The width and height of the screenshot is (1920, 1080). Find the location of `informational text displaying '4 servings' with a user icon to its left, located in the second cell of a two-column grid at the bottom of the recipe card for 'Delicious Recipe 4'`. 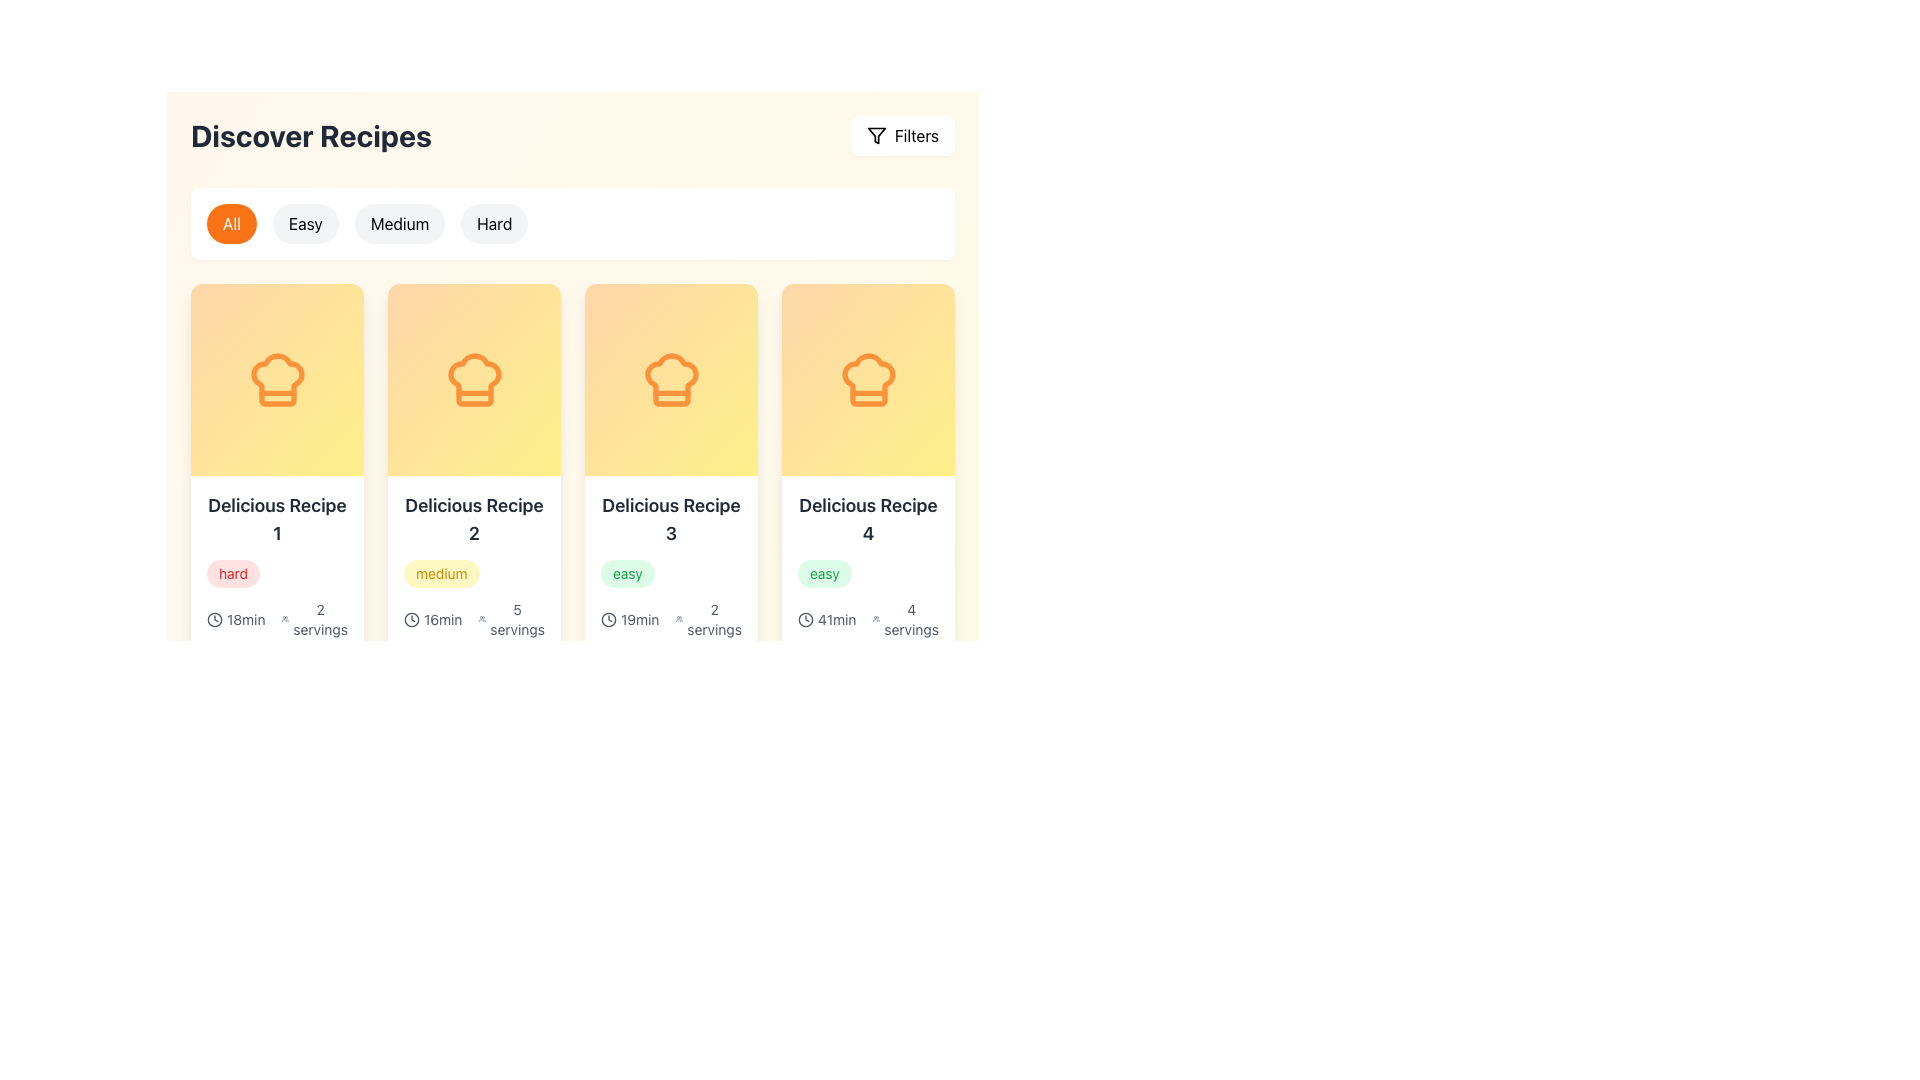

informational text displaying '4 servings' with a user icon to its left, located in the second cell of a two-column grid at the bottom of the recipe card for 'Delicious Recipe 4' is located at coordinates (904, 619).